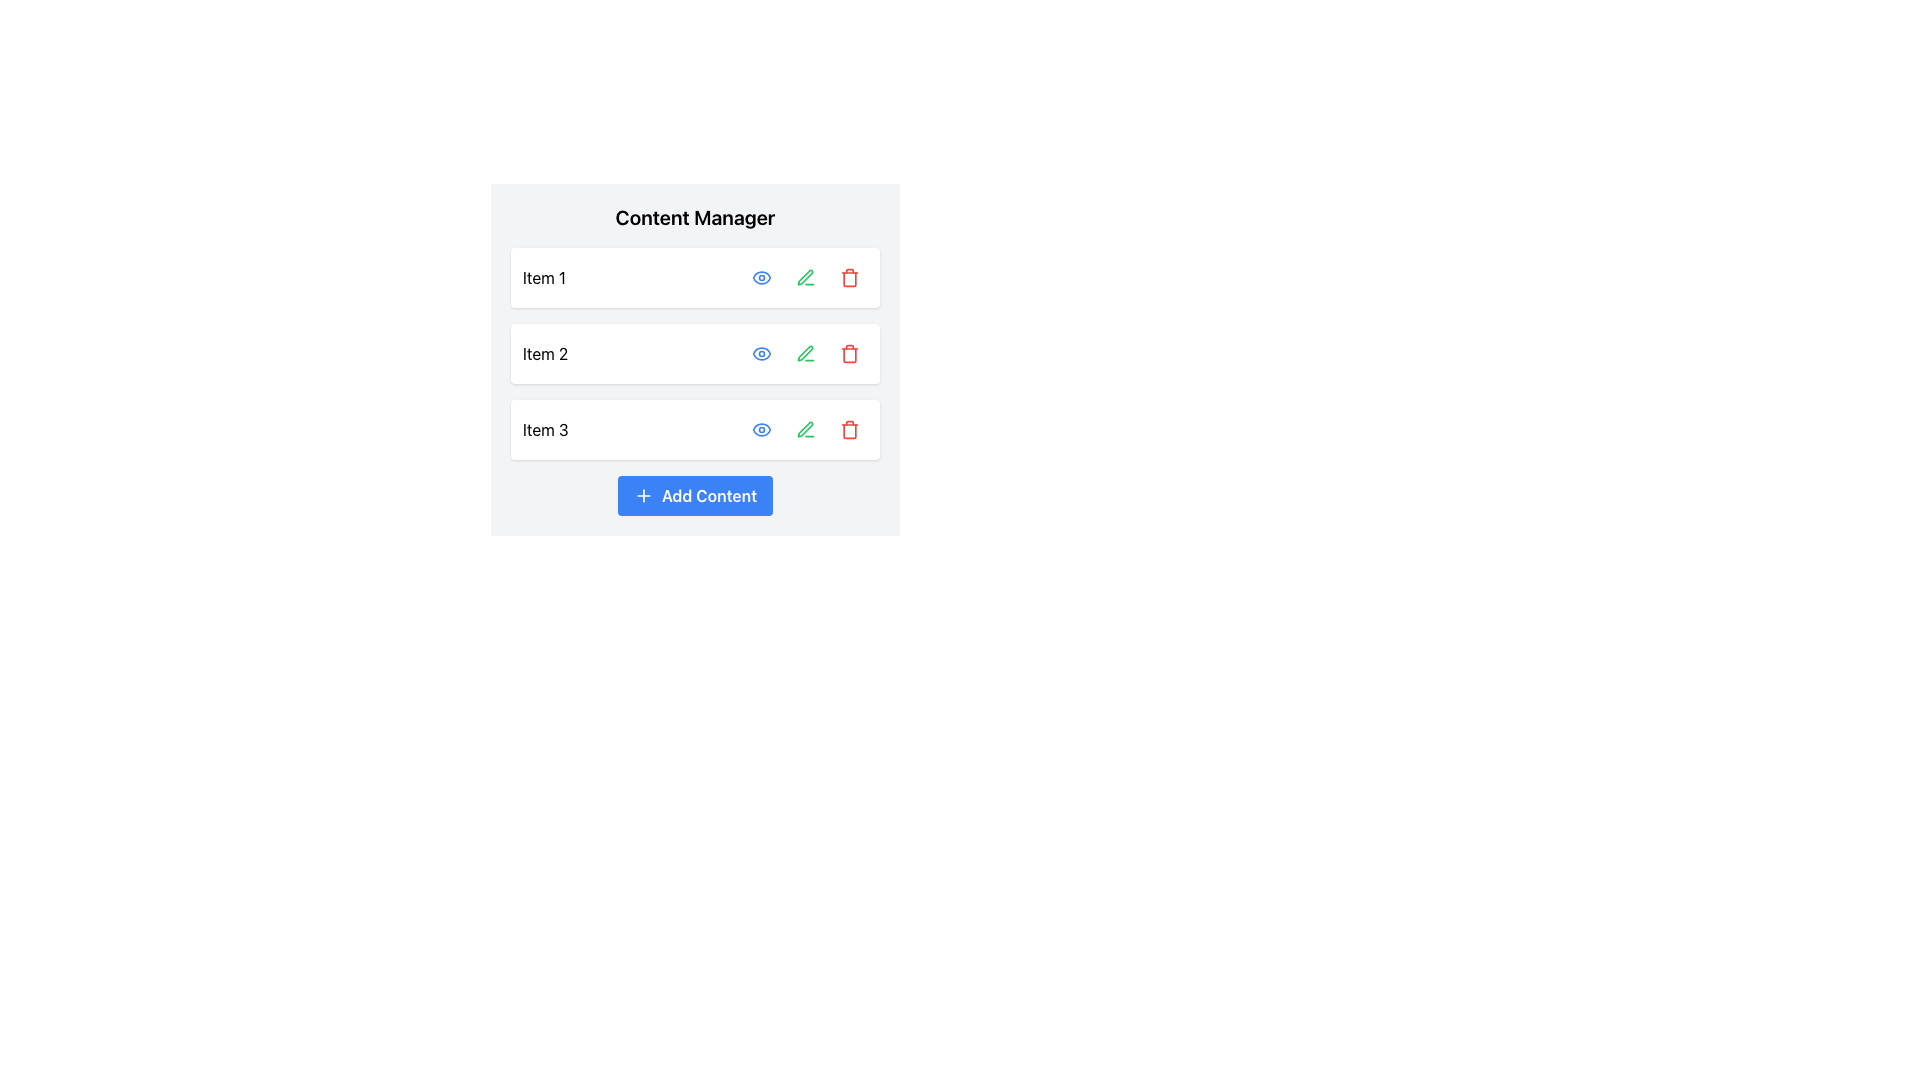  What do you see at coordinates (806, 353) in the screenshot?
I see `the green circular edit button with a pen icon, which is the second button in a group of three for 'Item 2', to possibly reveal a tooltip` at bounding box center [806, 353].